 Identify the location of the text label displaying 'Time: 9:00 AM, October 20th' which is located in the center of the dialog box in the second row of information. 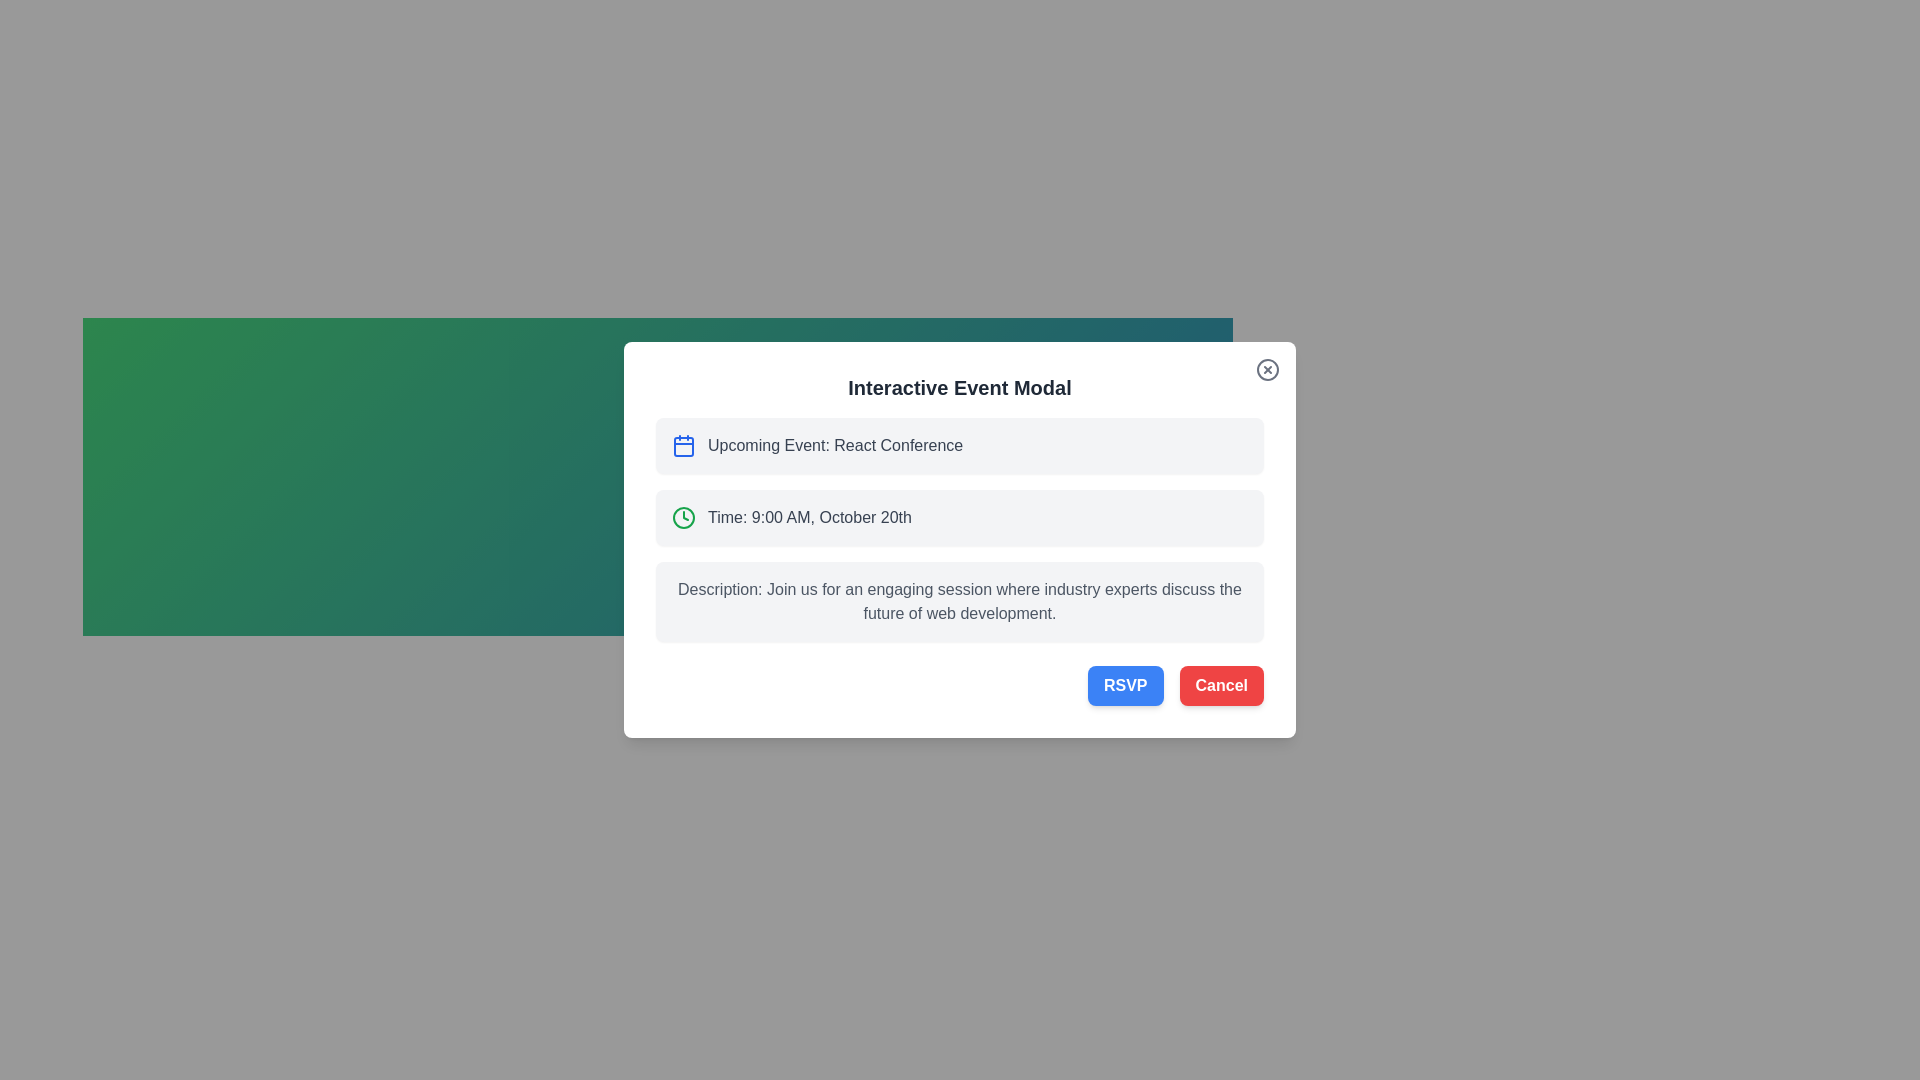
(810, 516).